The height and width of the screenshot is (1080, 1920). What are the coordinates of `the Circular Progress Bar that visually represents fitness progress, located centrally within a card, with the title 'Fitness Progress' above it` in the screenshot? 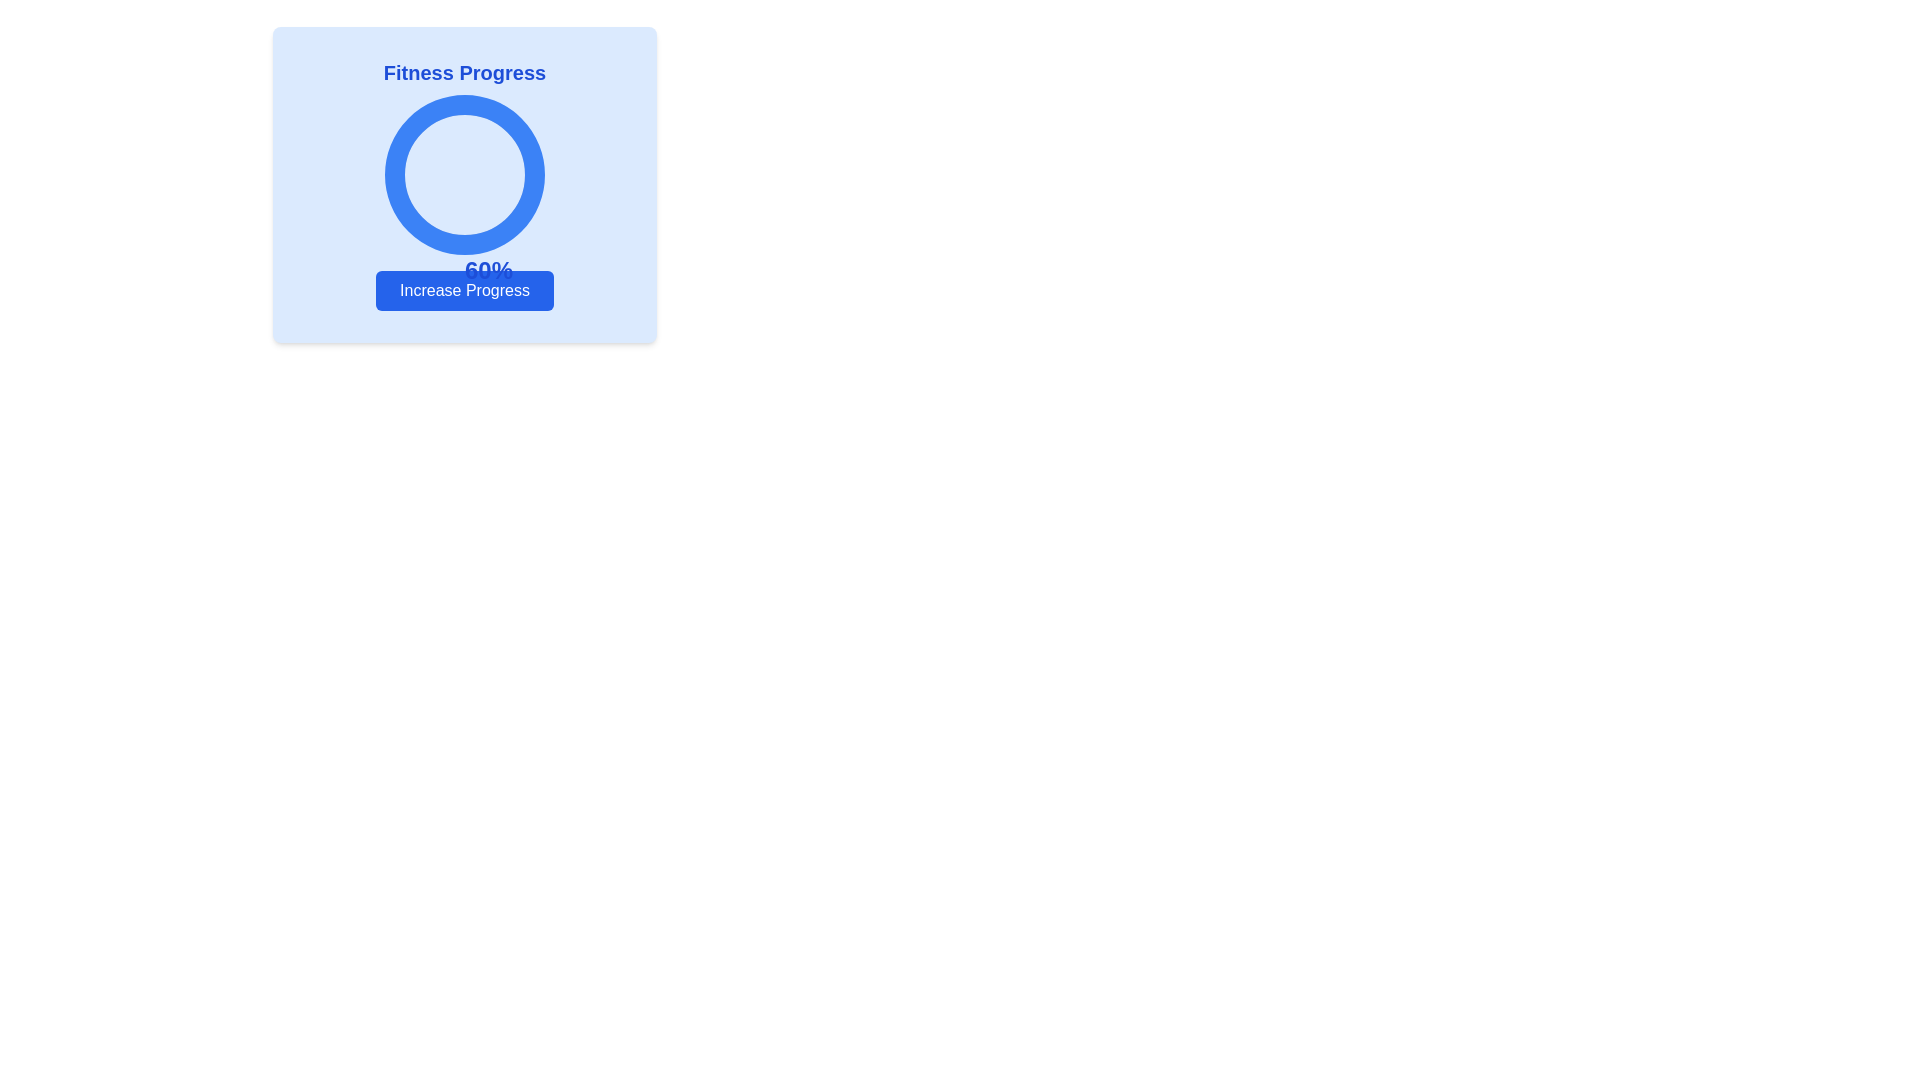 It's located at (464, 173).